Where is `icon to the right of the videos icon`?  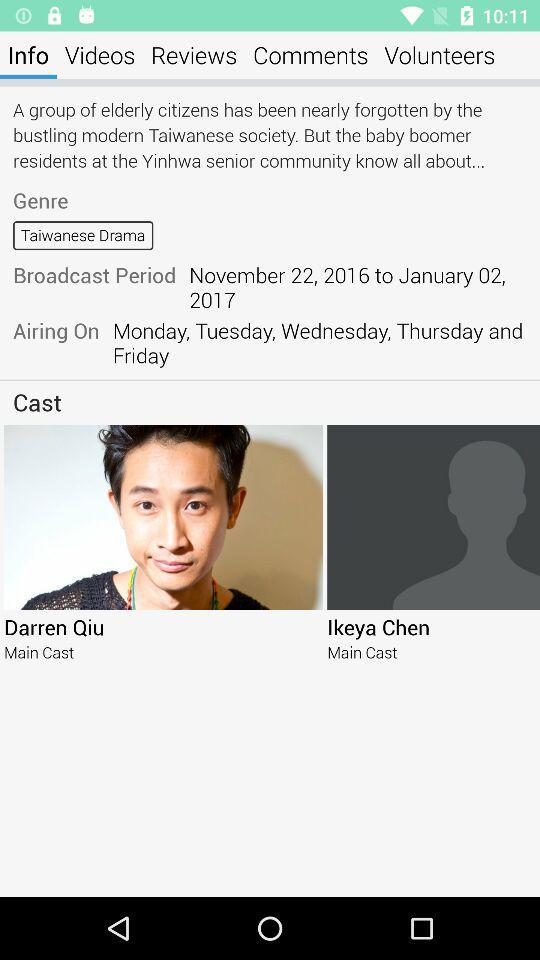
icon to the right of the videos icon is located at coordinates (194, 54).